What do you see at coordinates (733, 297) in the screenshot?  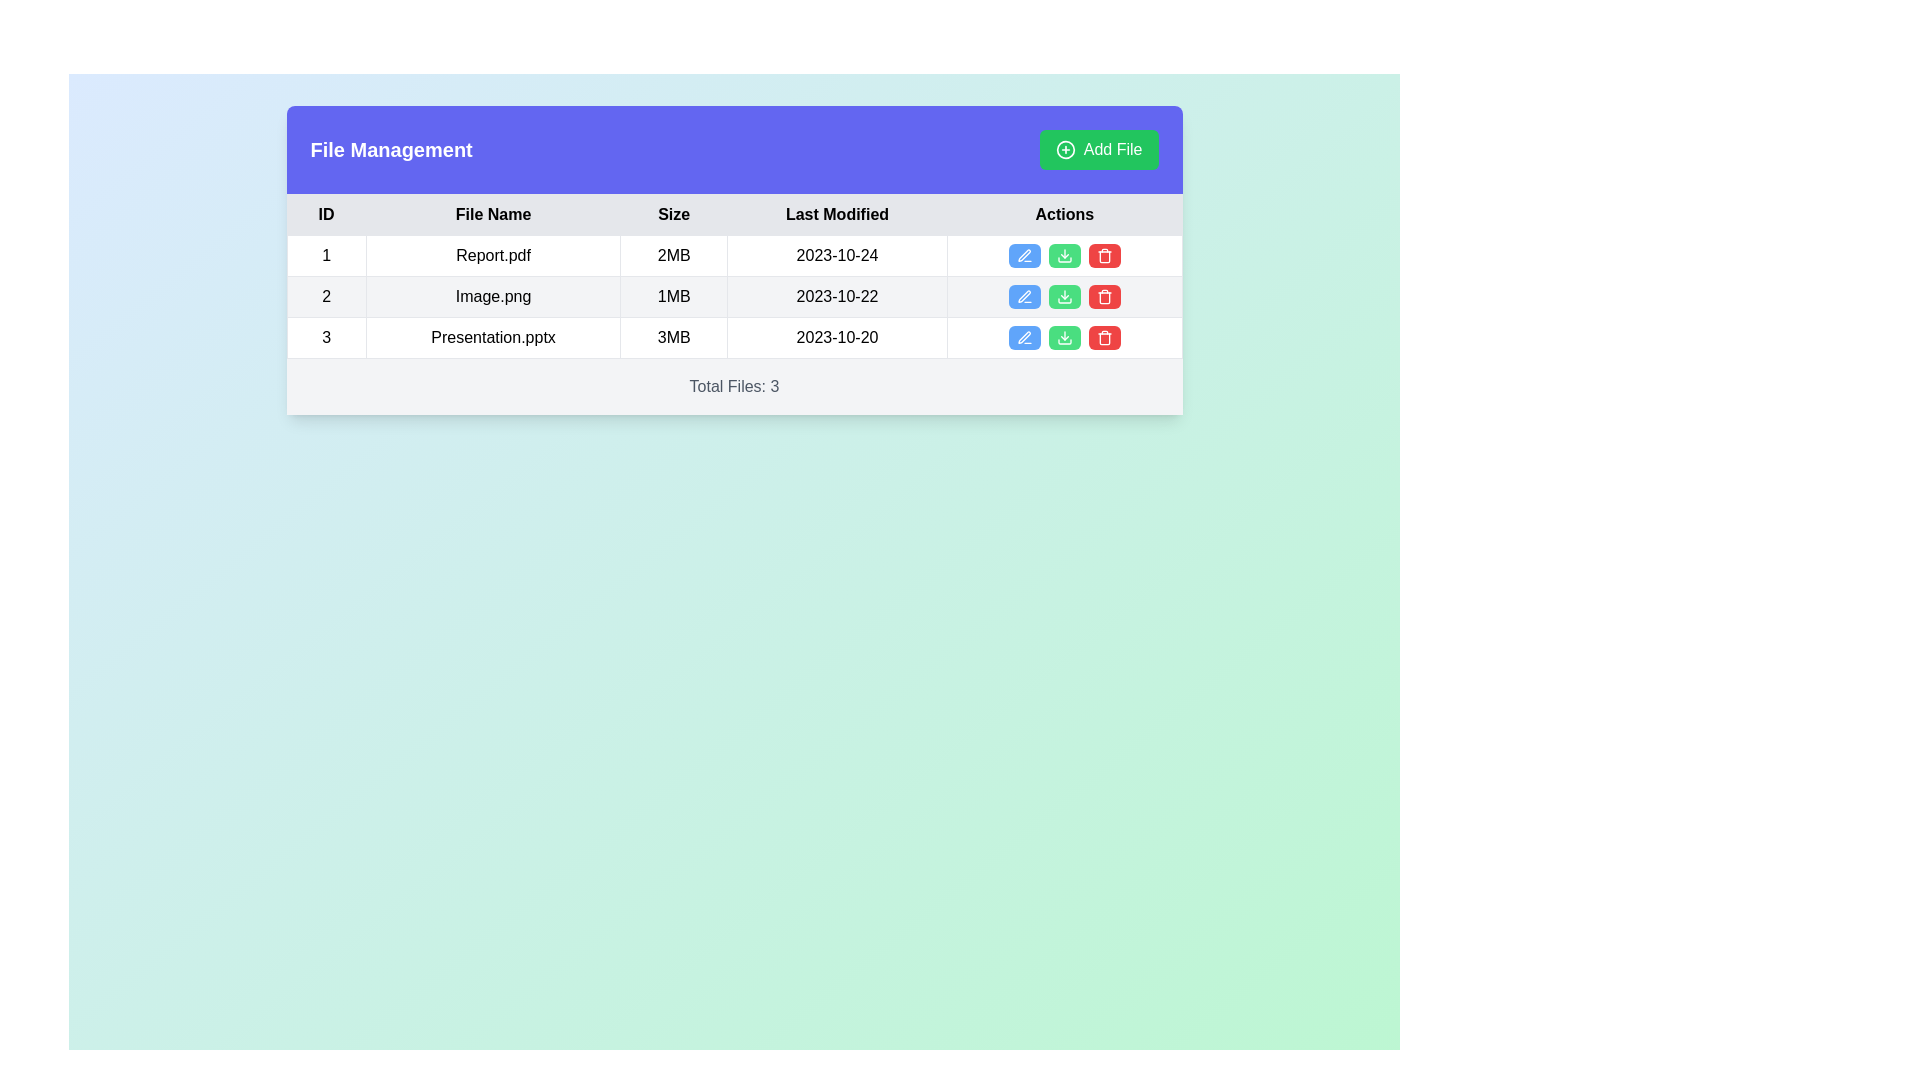 I see `the second table row that displays details about the file 'Image.png'` at bounding box center [733, 297].